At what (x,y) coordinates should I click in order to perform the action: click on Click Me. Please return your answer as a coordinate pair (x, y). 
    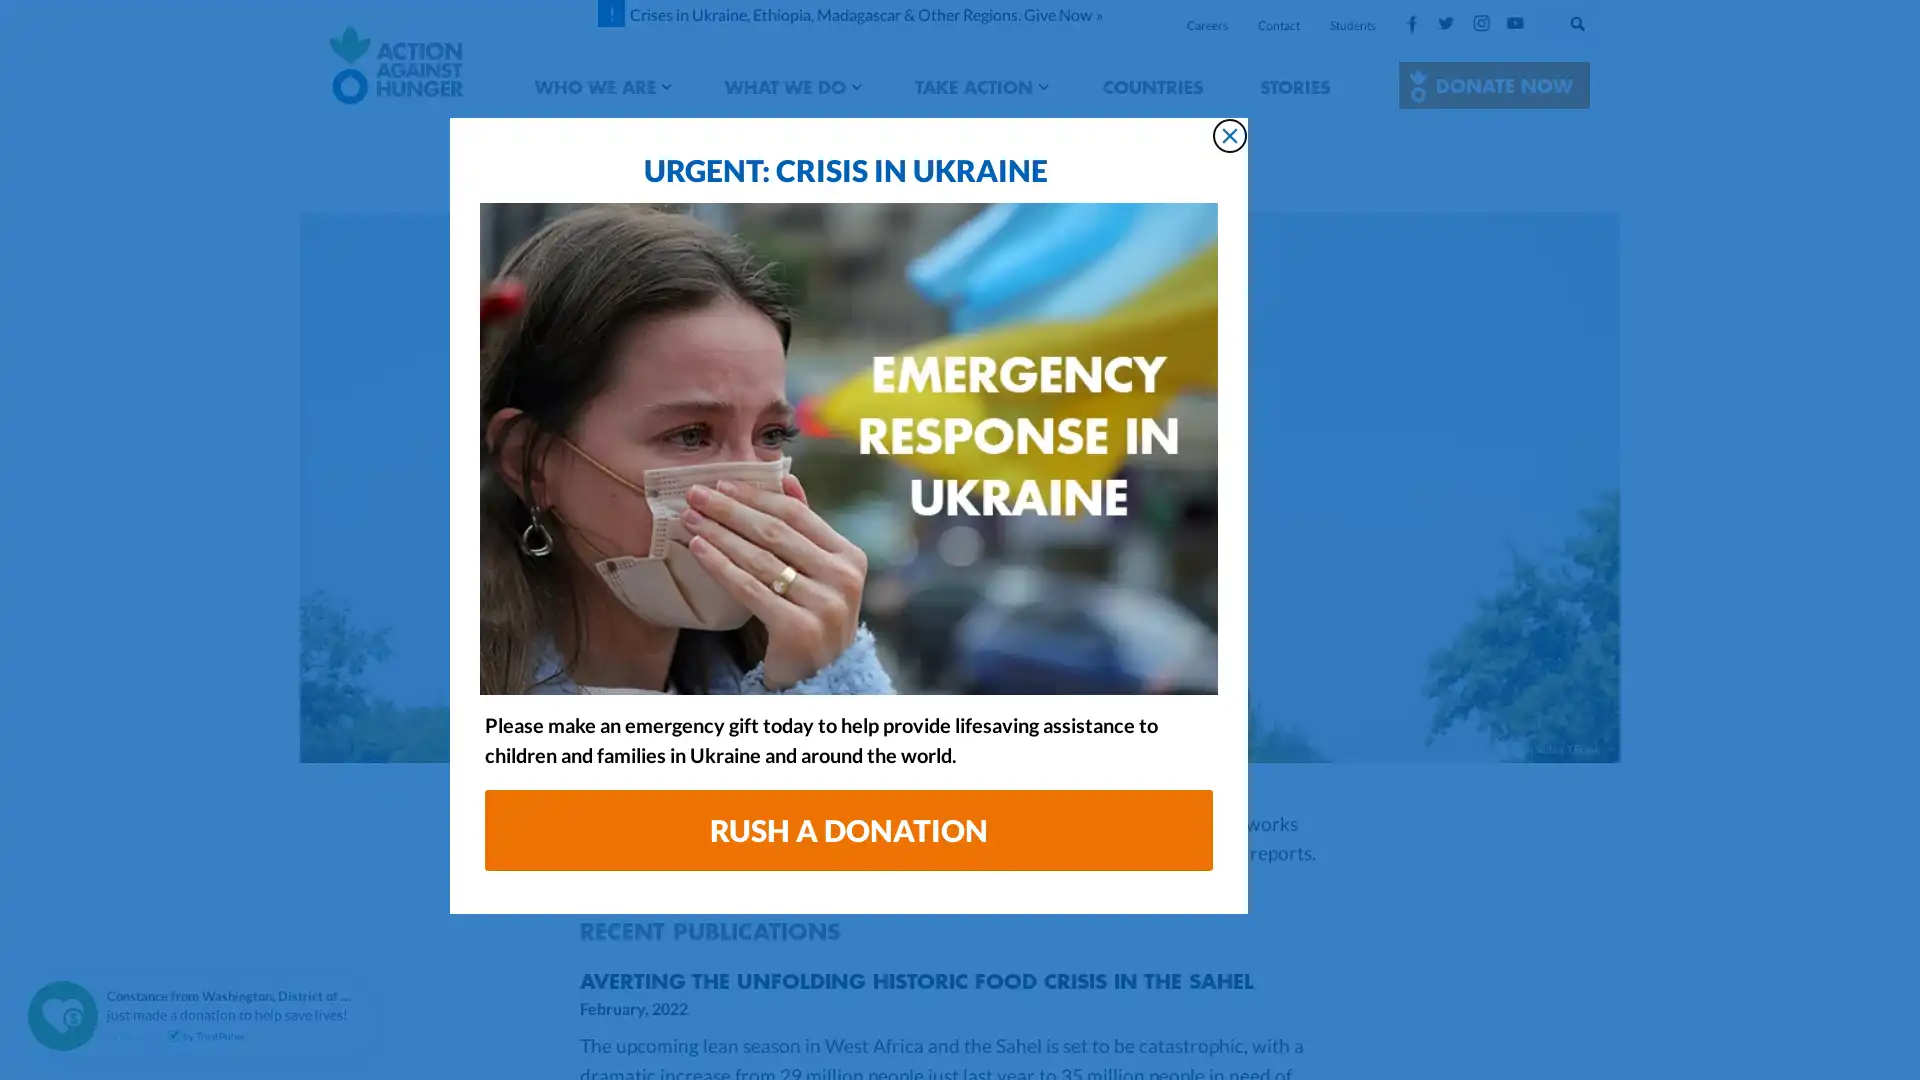
    Looking at the image, I should click on (1494, 84).